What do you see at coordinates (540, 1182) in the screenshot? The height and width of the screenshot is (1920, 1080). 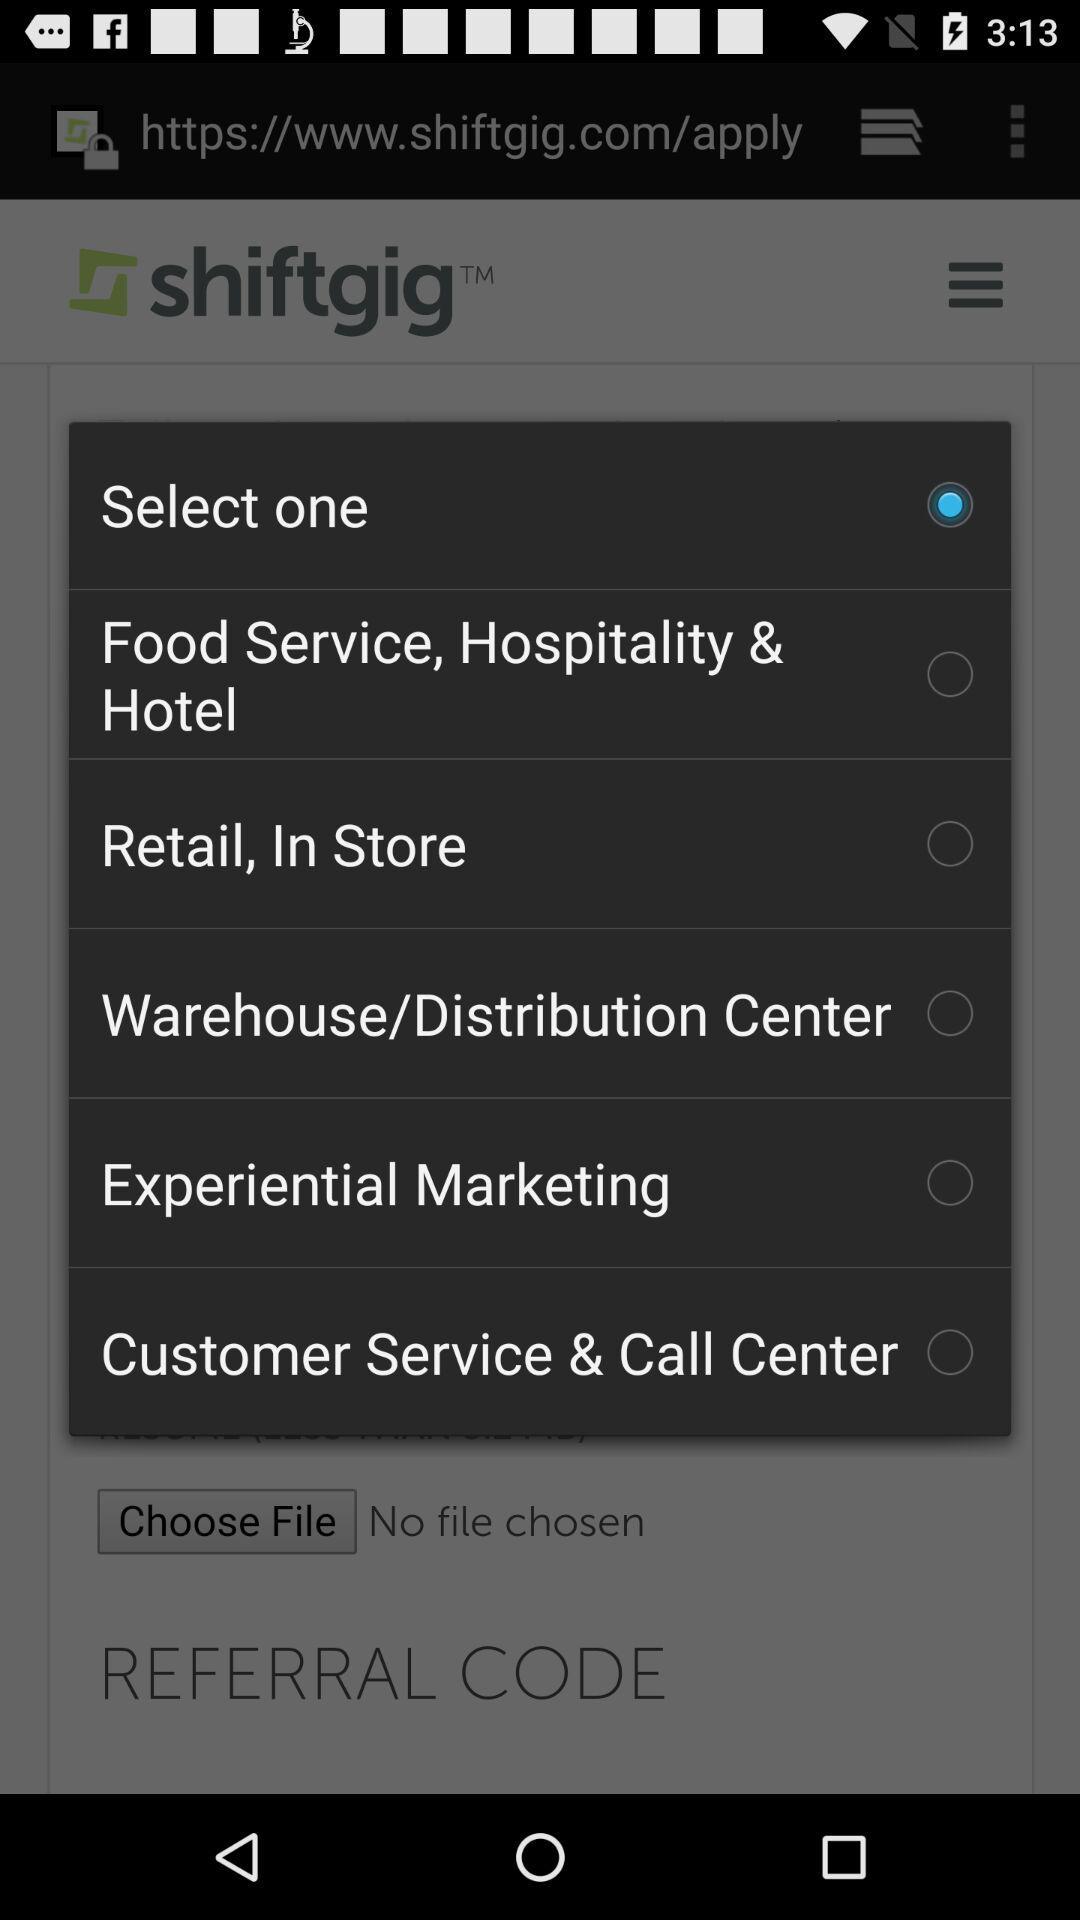 I see `experiential marketing item` at bounding box center [540, 1182].